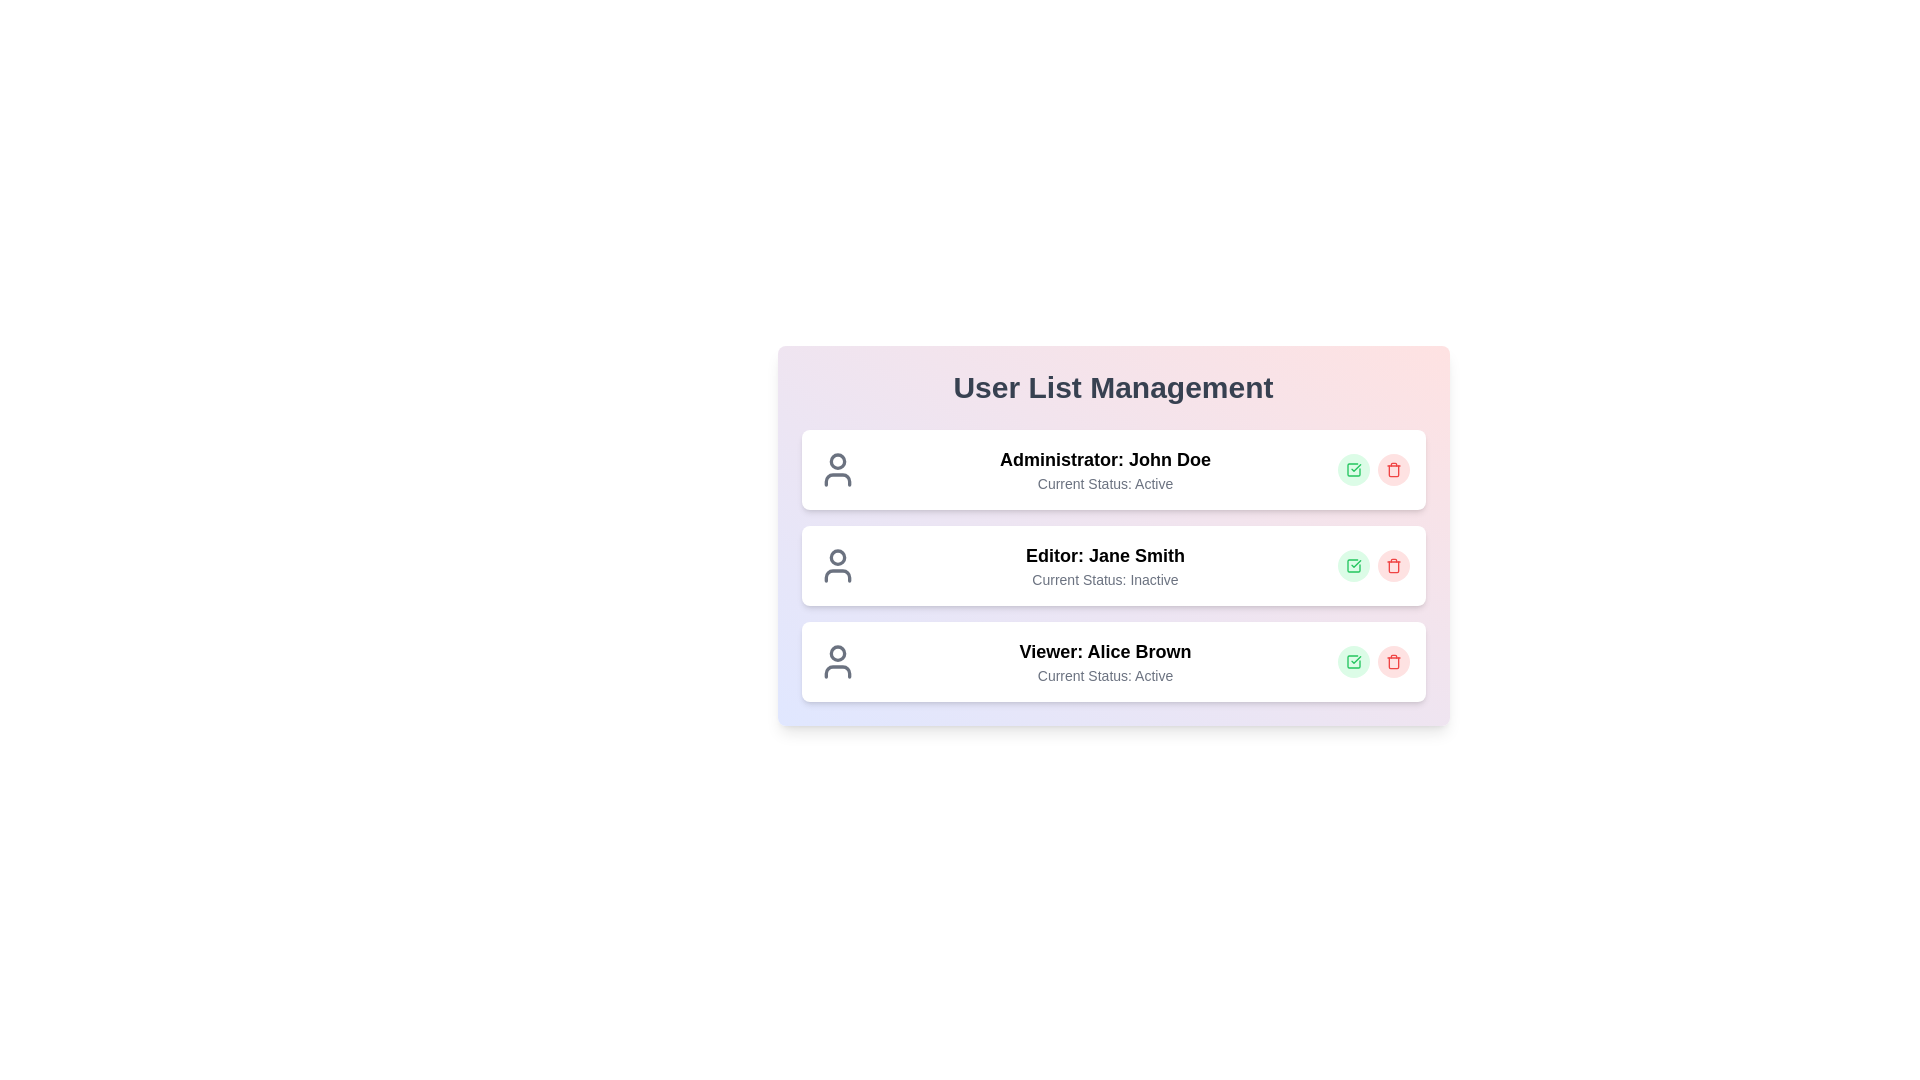  I want to click on the label displaying 'Administrator: John Doe' and 'Current Status: Active' which is located in the first user card below the 'User List Management' header, so click(1104, 470).